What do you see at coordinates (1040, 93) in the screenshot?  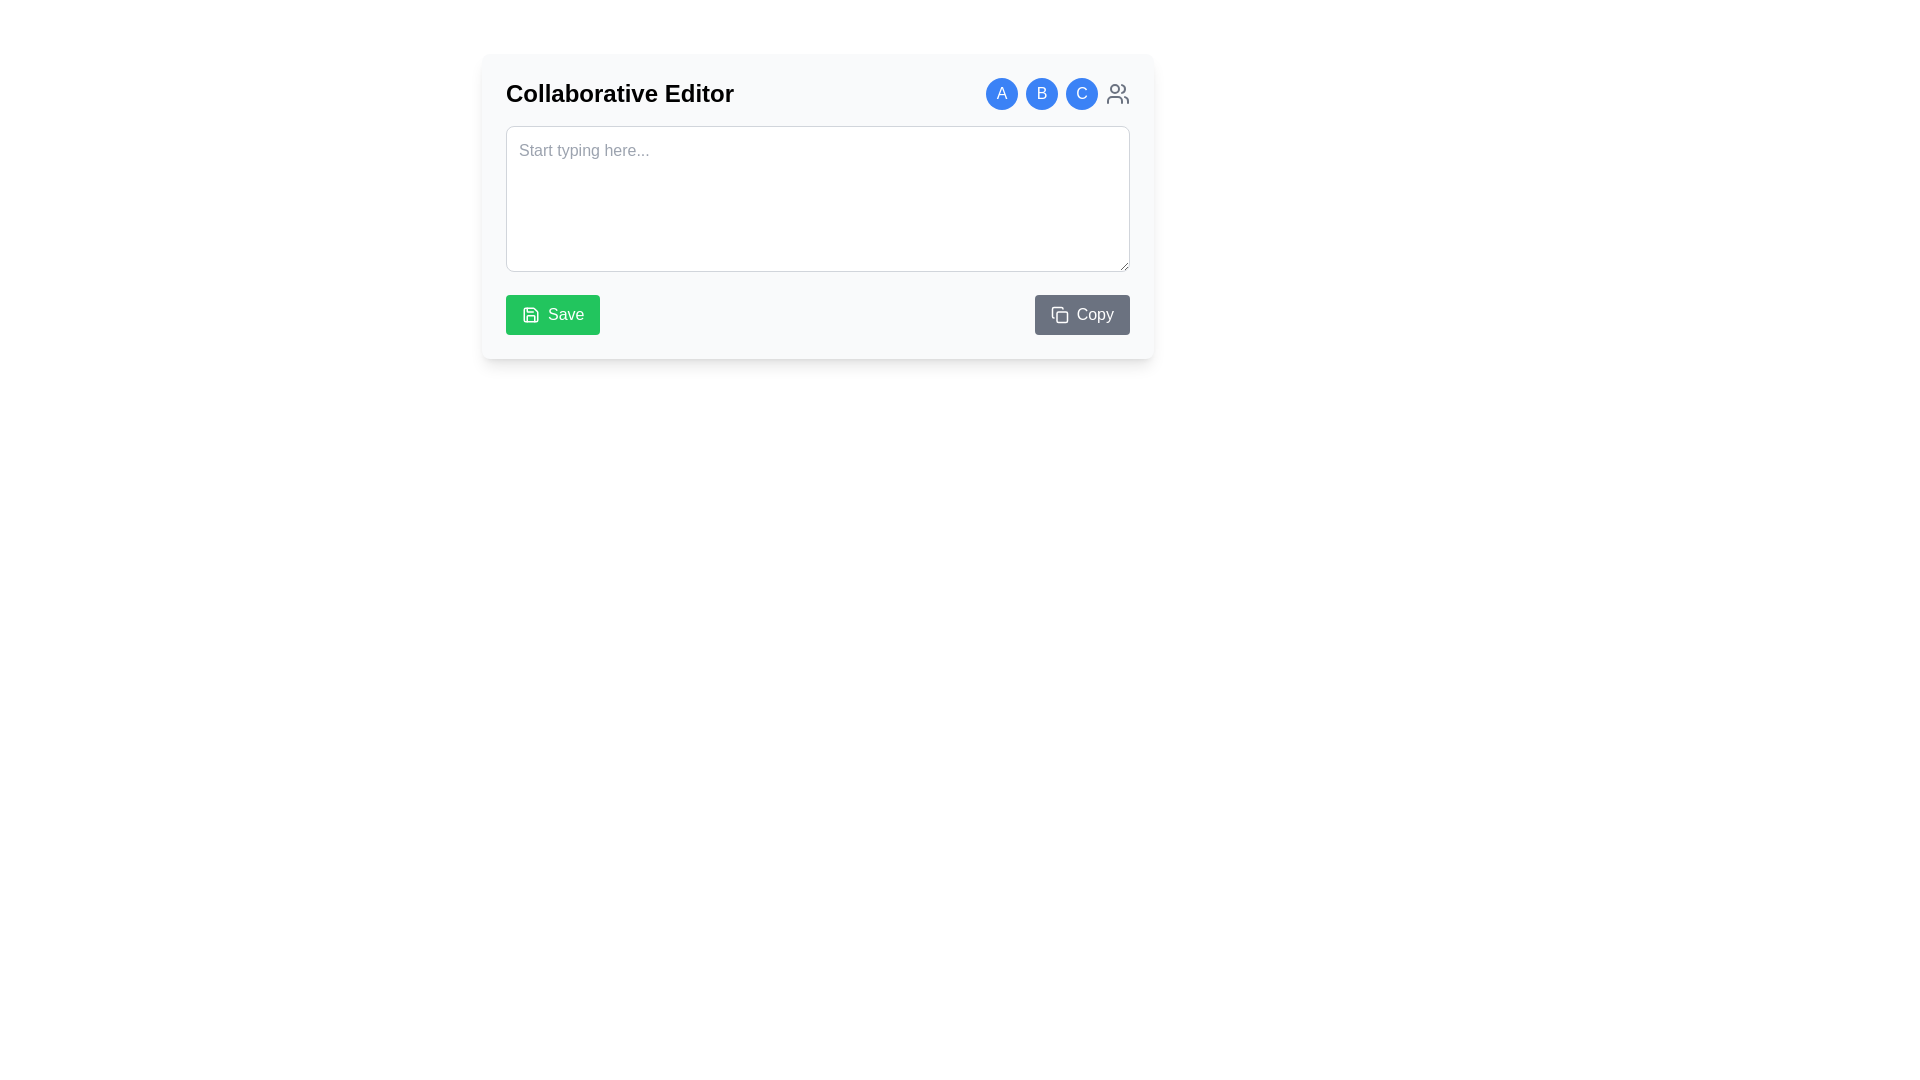 I see `the button labeled 'B' located in the horizontal row of circular buttons near the top-right corner of the interface` at bounding box center [1040, 93].